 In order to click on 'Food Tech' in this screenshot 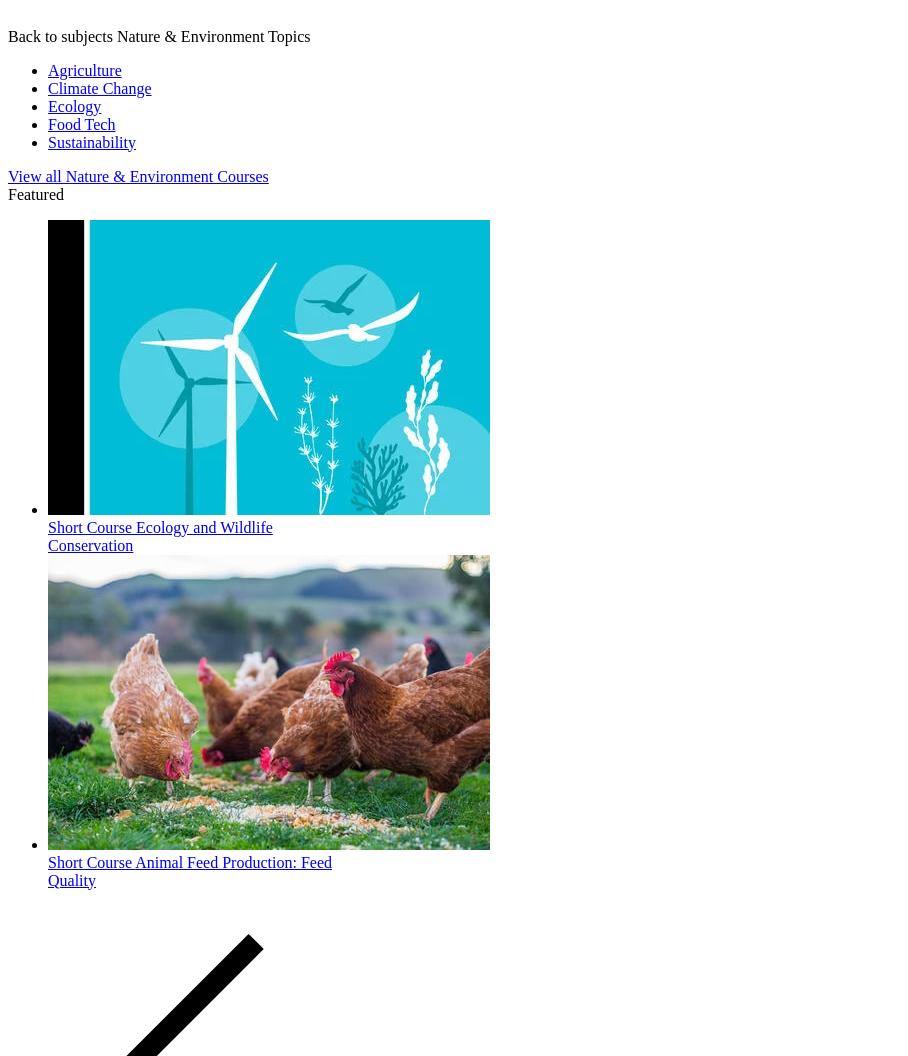, I will do `click(80, 122)`.